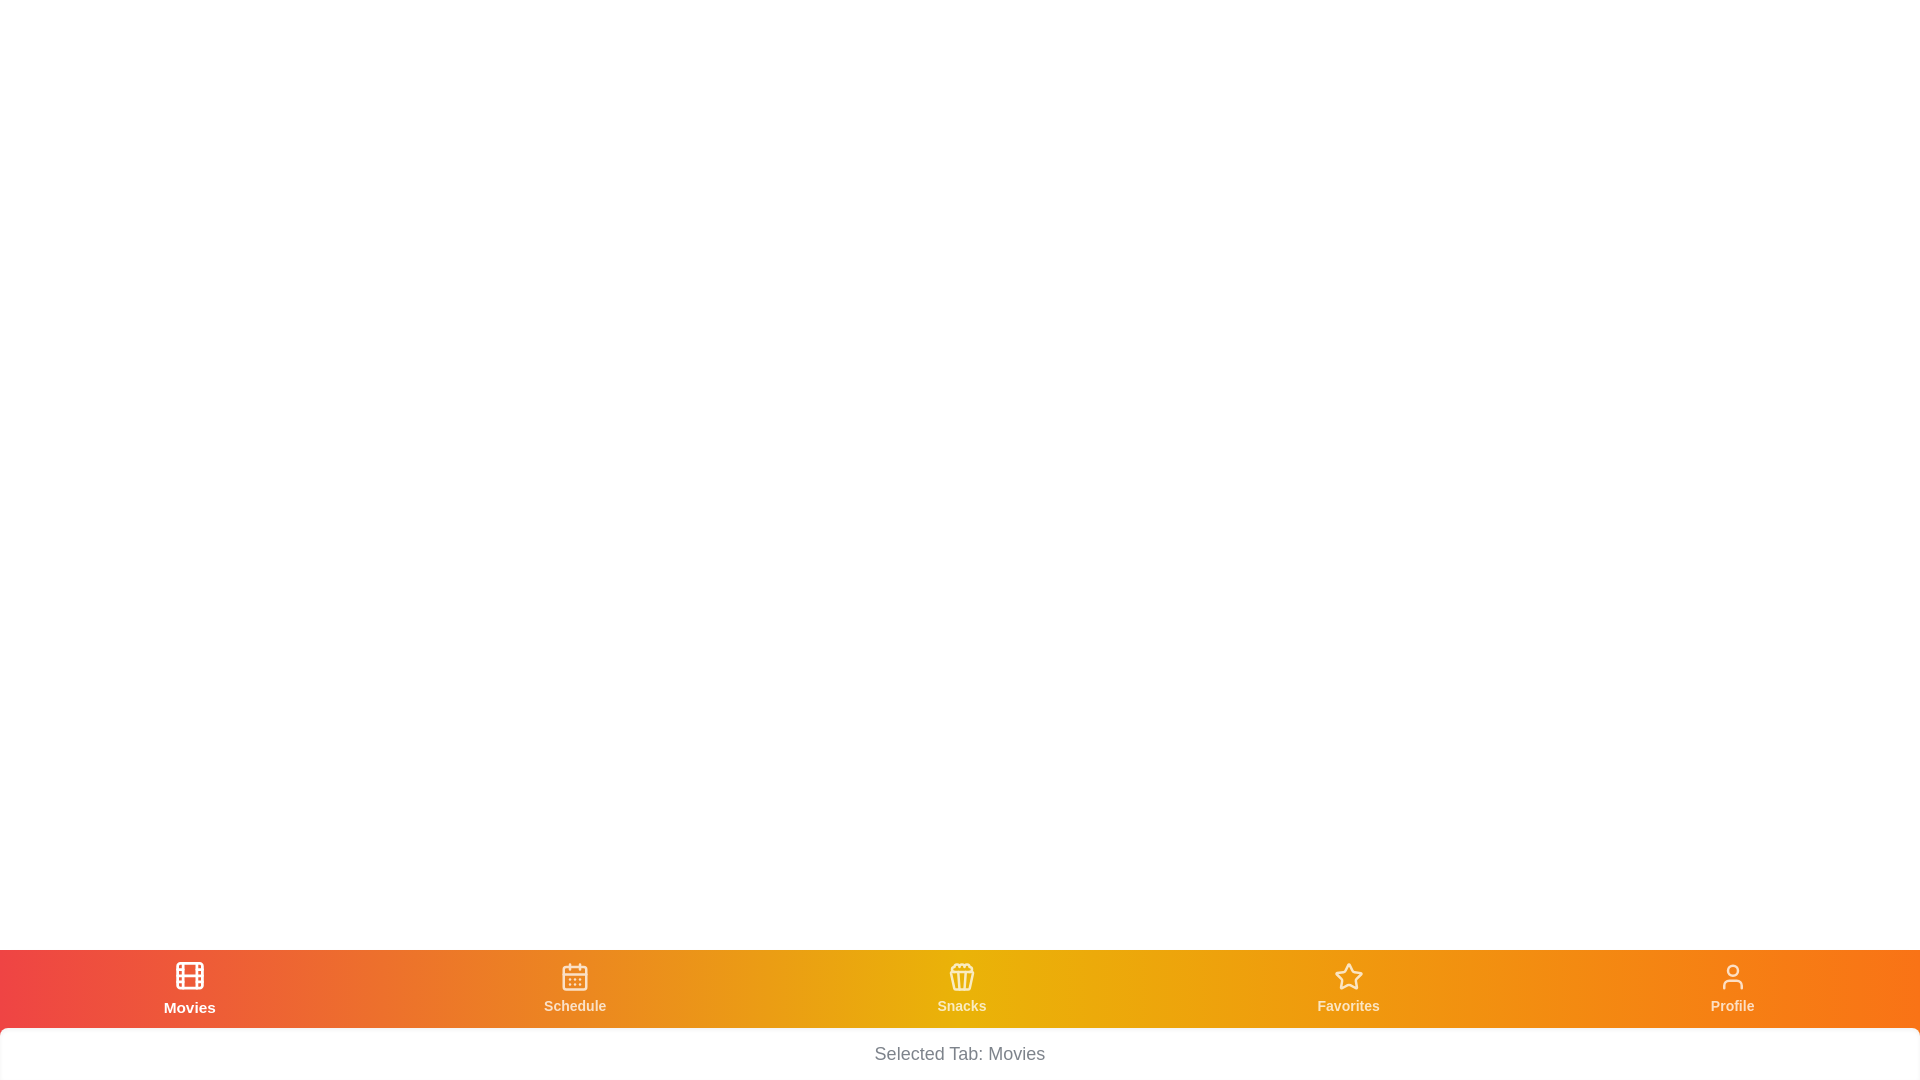 Image resolution: width=1920 pixels, height=1080 pixels. Describe the element at coordinates (1731, 987) in the screenshot. I see `the tab with the label Profile to view its icon and label` at that location.